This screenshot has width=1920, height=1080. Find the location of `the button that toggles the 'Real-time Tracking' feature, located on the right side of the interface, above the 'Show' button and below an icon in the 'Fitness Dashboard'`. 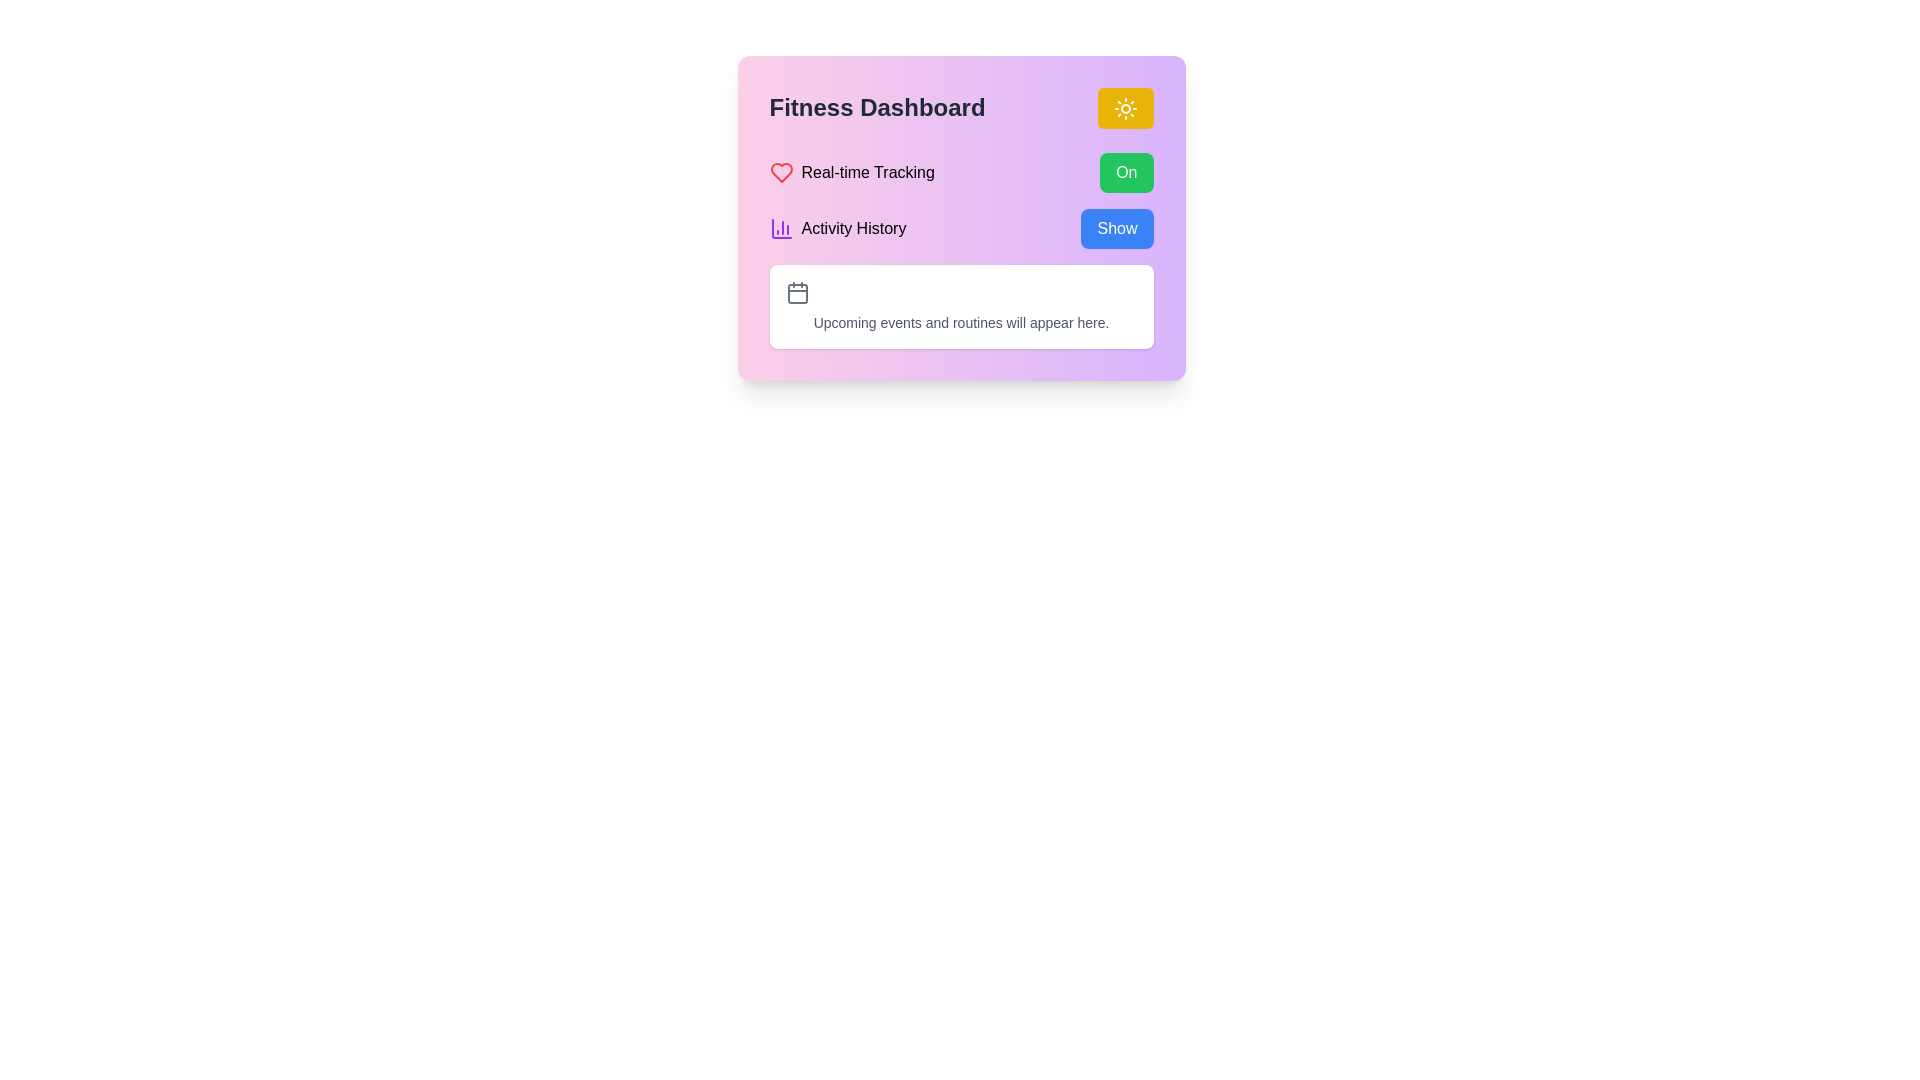

the button that toggles the 'Real-time Tracking' feature, located on the right side of the interface, above the 'Show' button and below an icon in the 'Fitness Dashboard' is located at coordinates (1126, 171).